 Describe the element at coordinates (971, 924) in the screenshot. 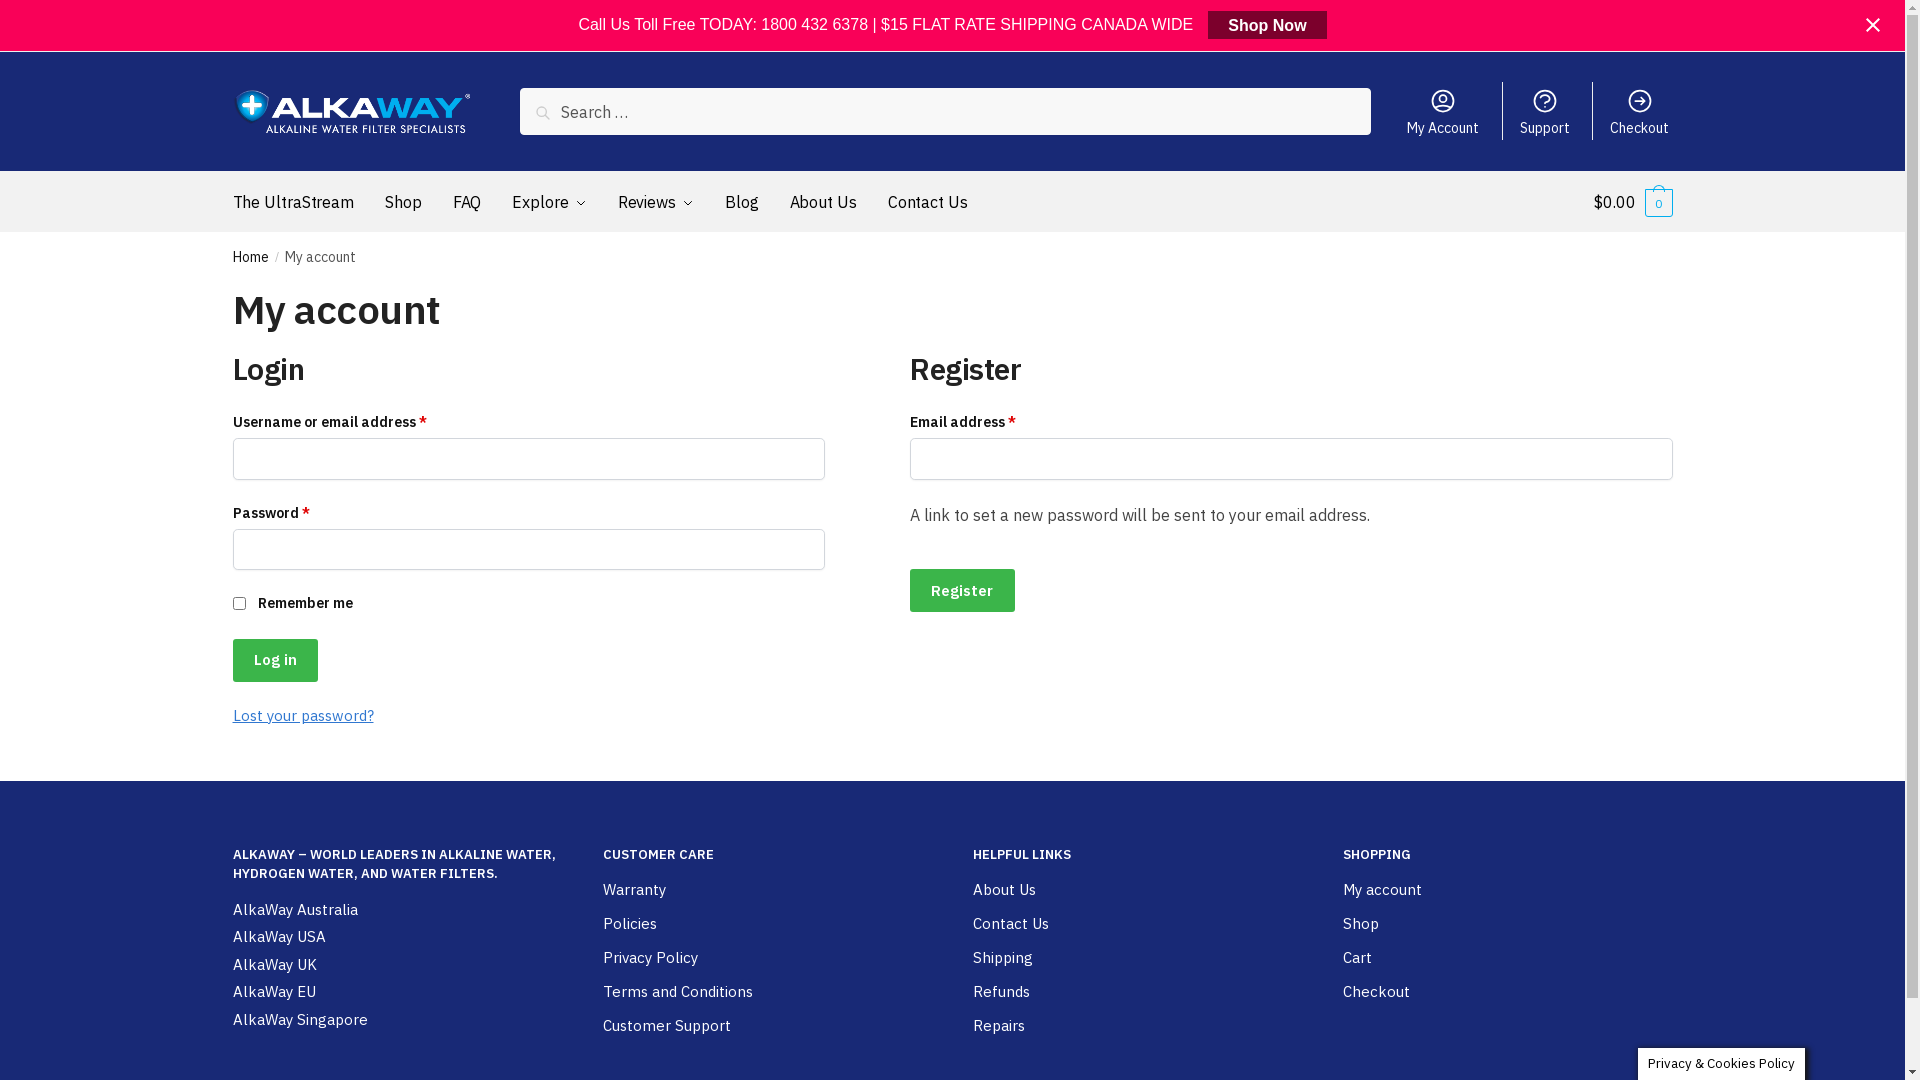

I see `'Contact Us'` at that location.